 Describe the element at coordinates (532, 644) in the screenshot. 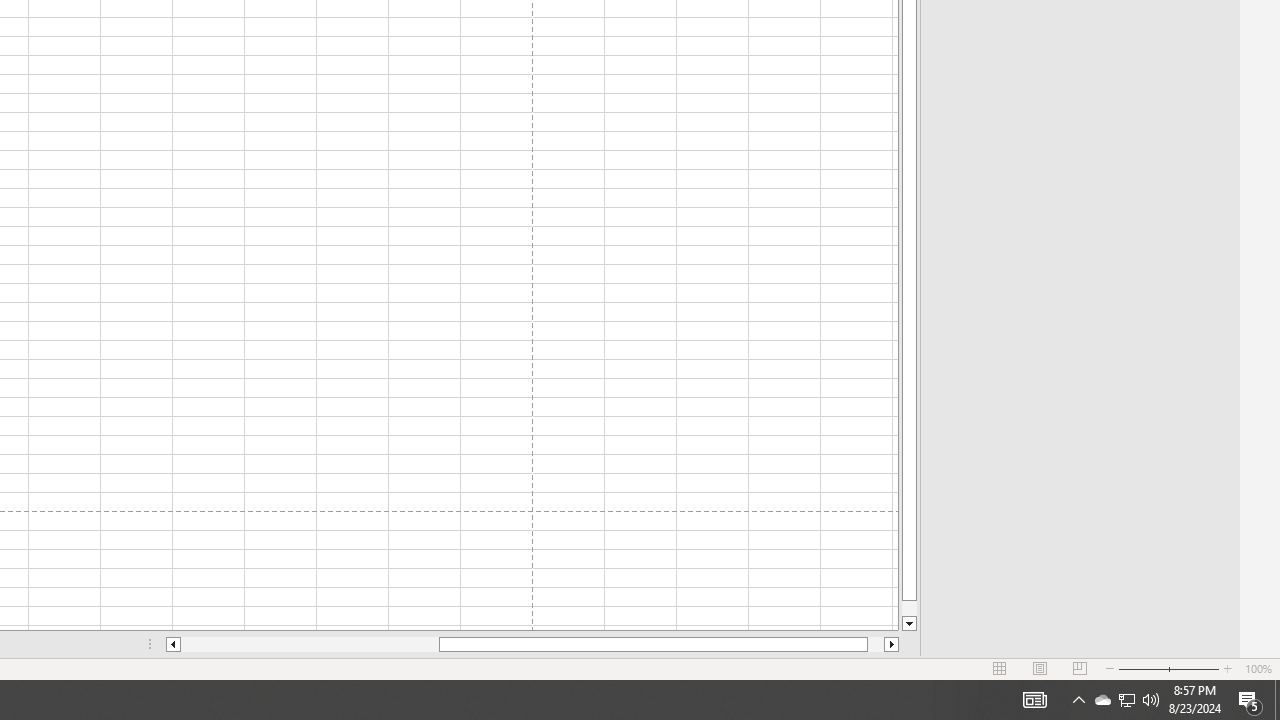

I see `'Class: NetUIScrollBar'` at that location.